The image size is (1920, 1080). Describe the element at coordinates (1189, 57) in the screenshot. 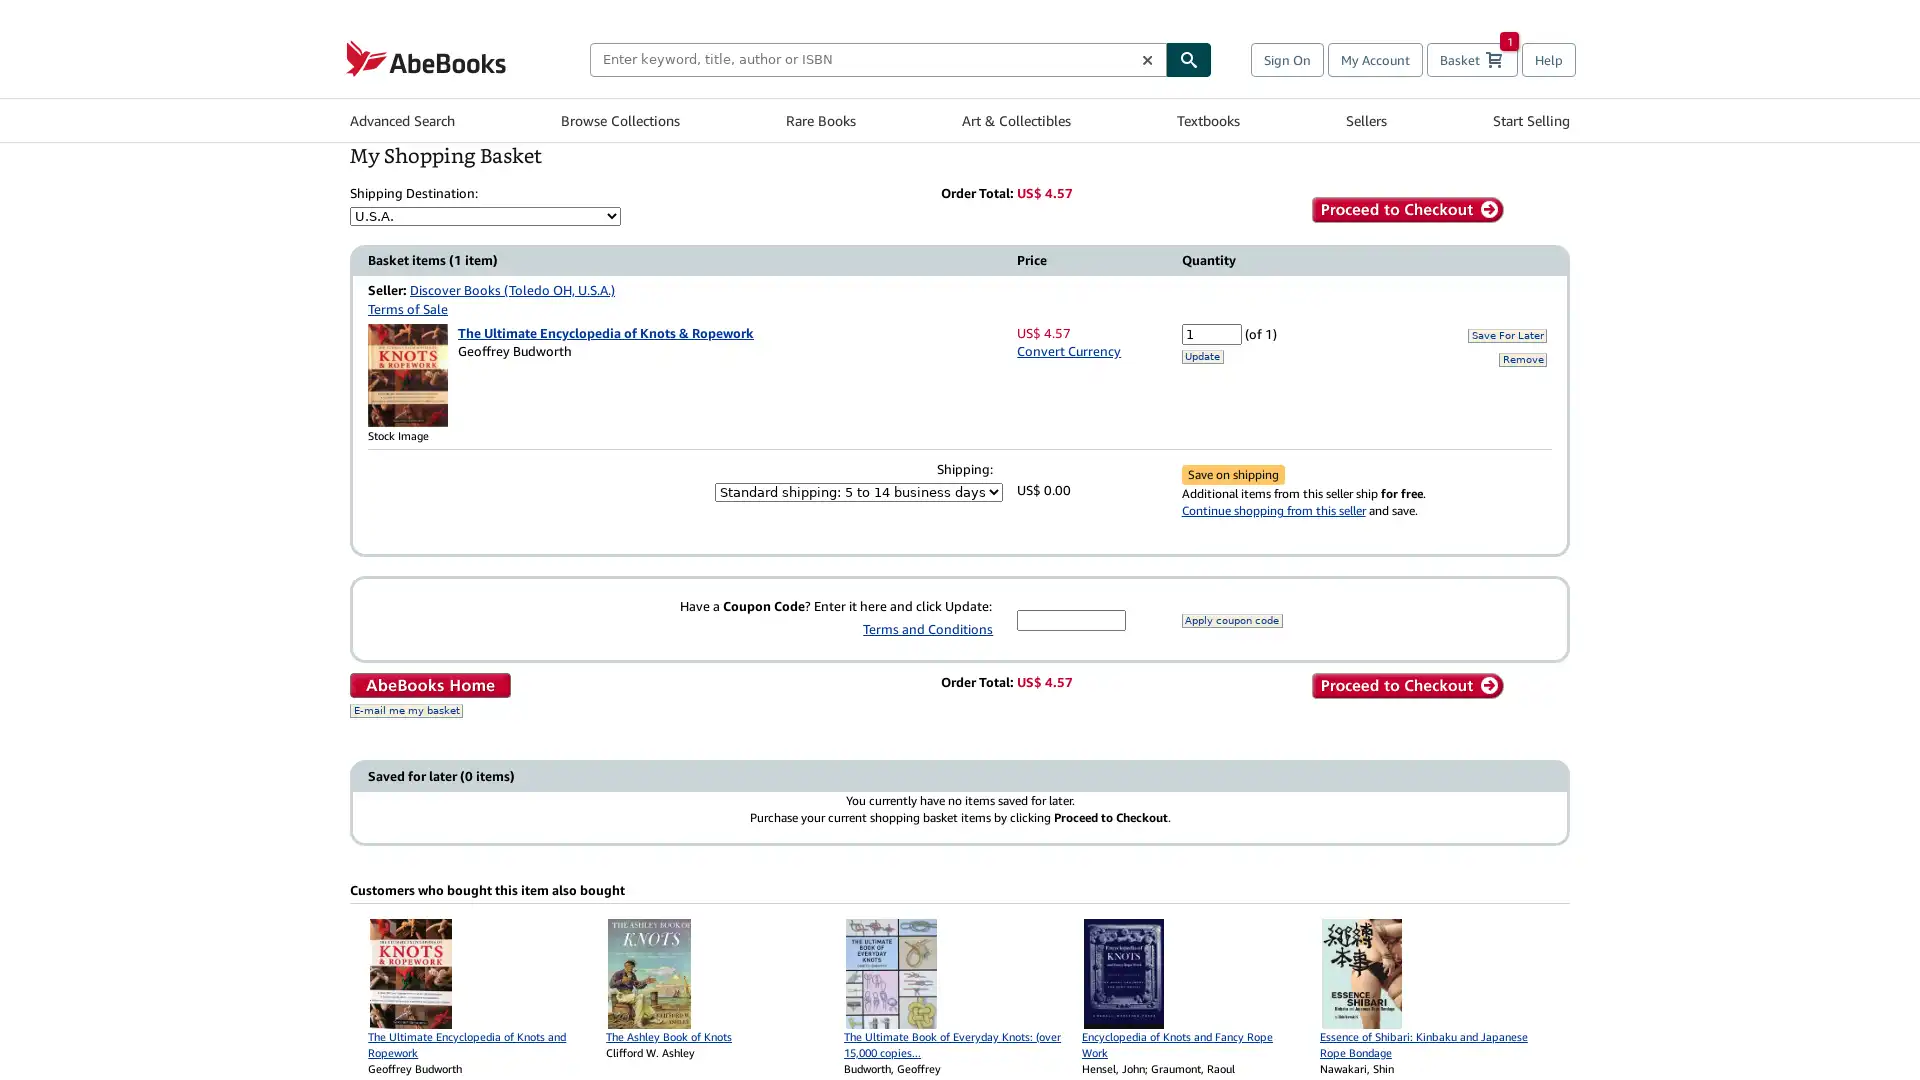

I see `Search` at that location.